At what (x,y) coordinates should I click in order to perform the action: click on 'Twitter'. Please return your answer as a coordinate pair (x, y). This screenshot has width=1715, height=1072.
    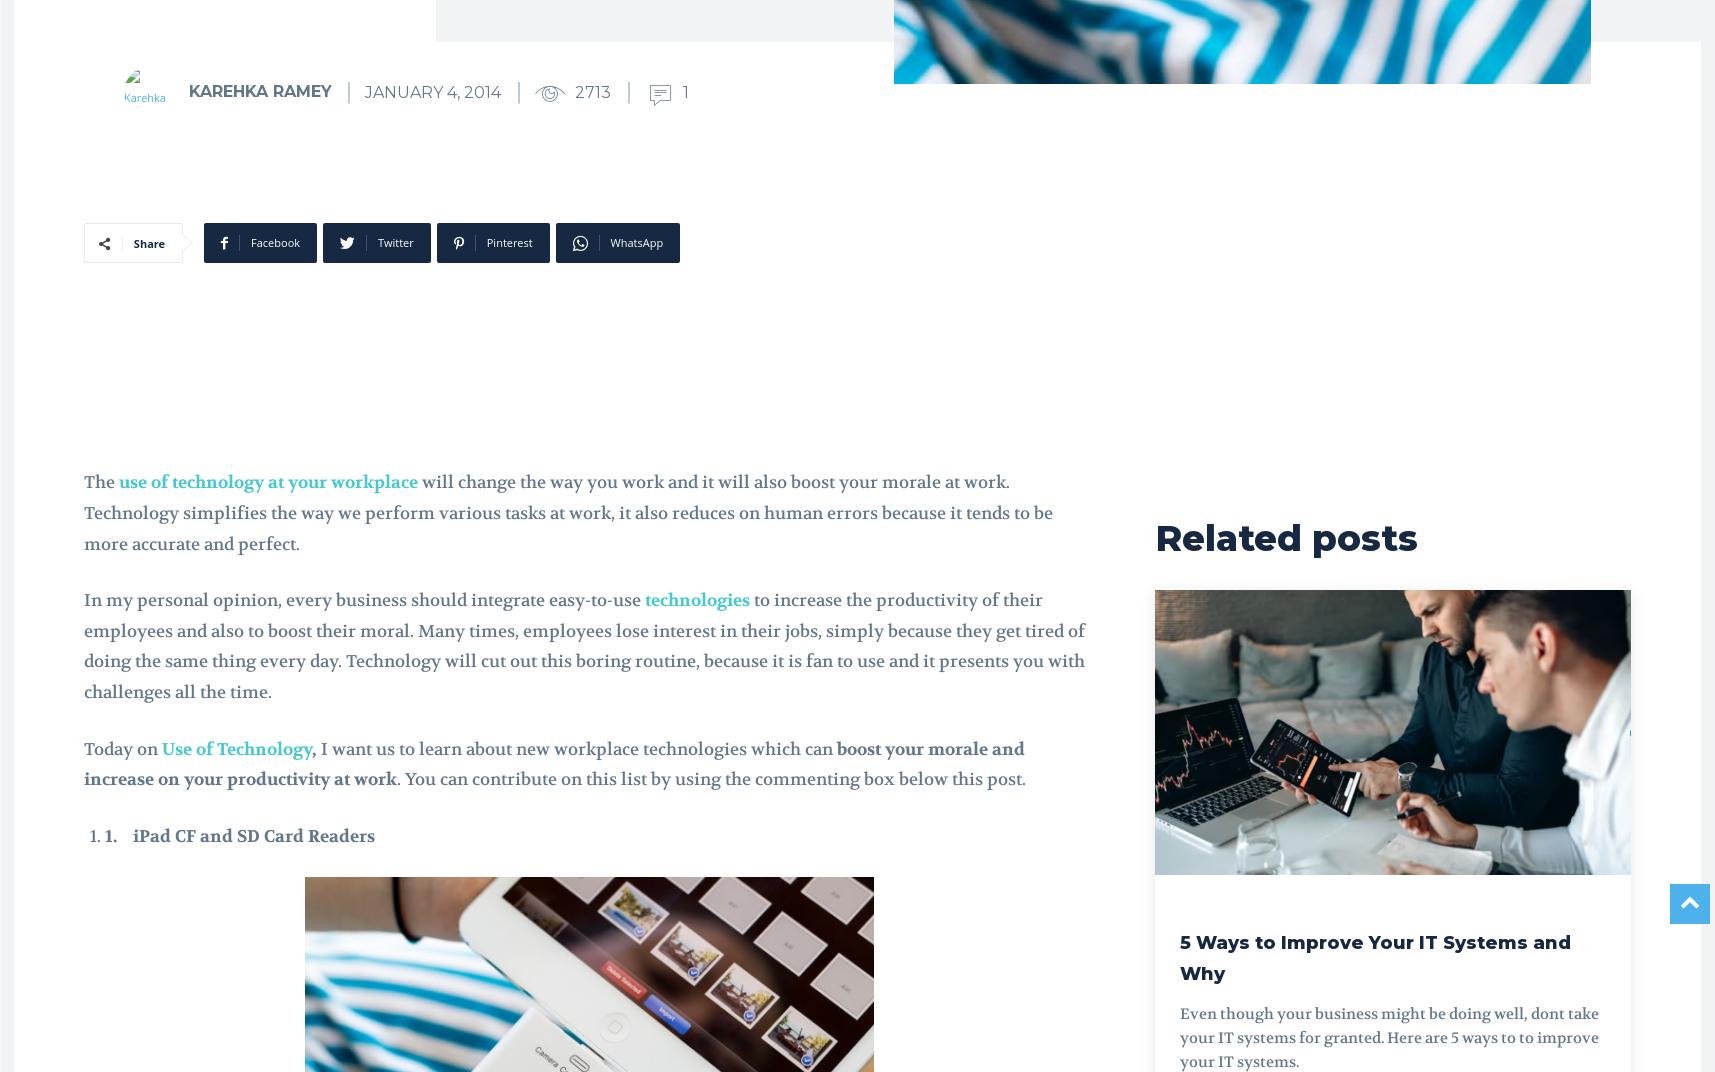
    Looking at the image, I should click on (377, 242).